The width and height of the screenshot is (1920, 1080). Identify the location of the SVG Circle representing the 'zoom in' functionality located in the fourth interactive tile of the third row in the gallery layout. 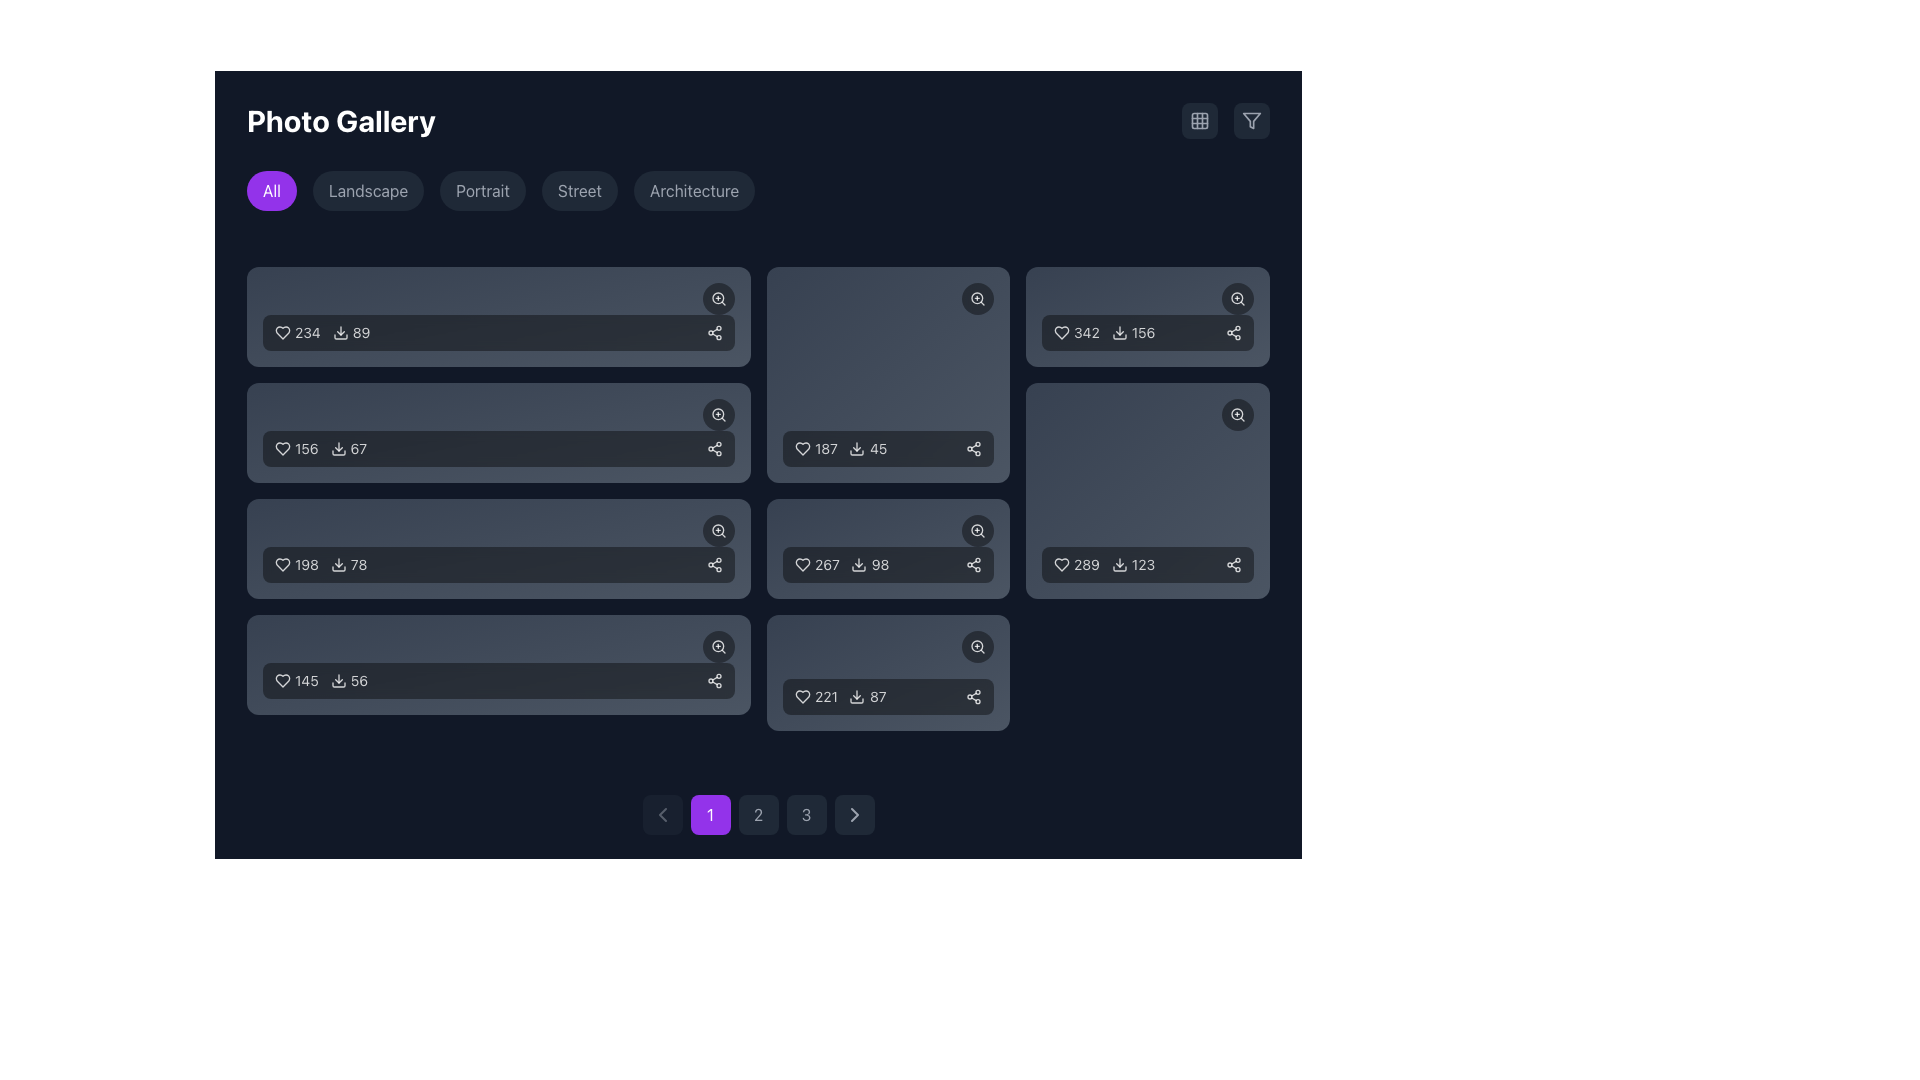
(977, 529).